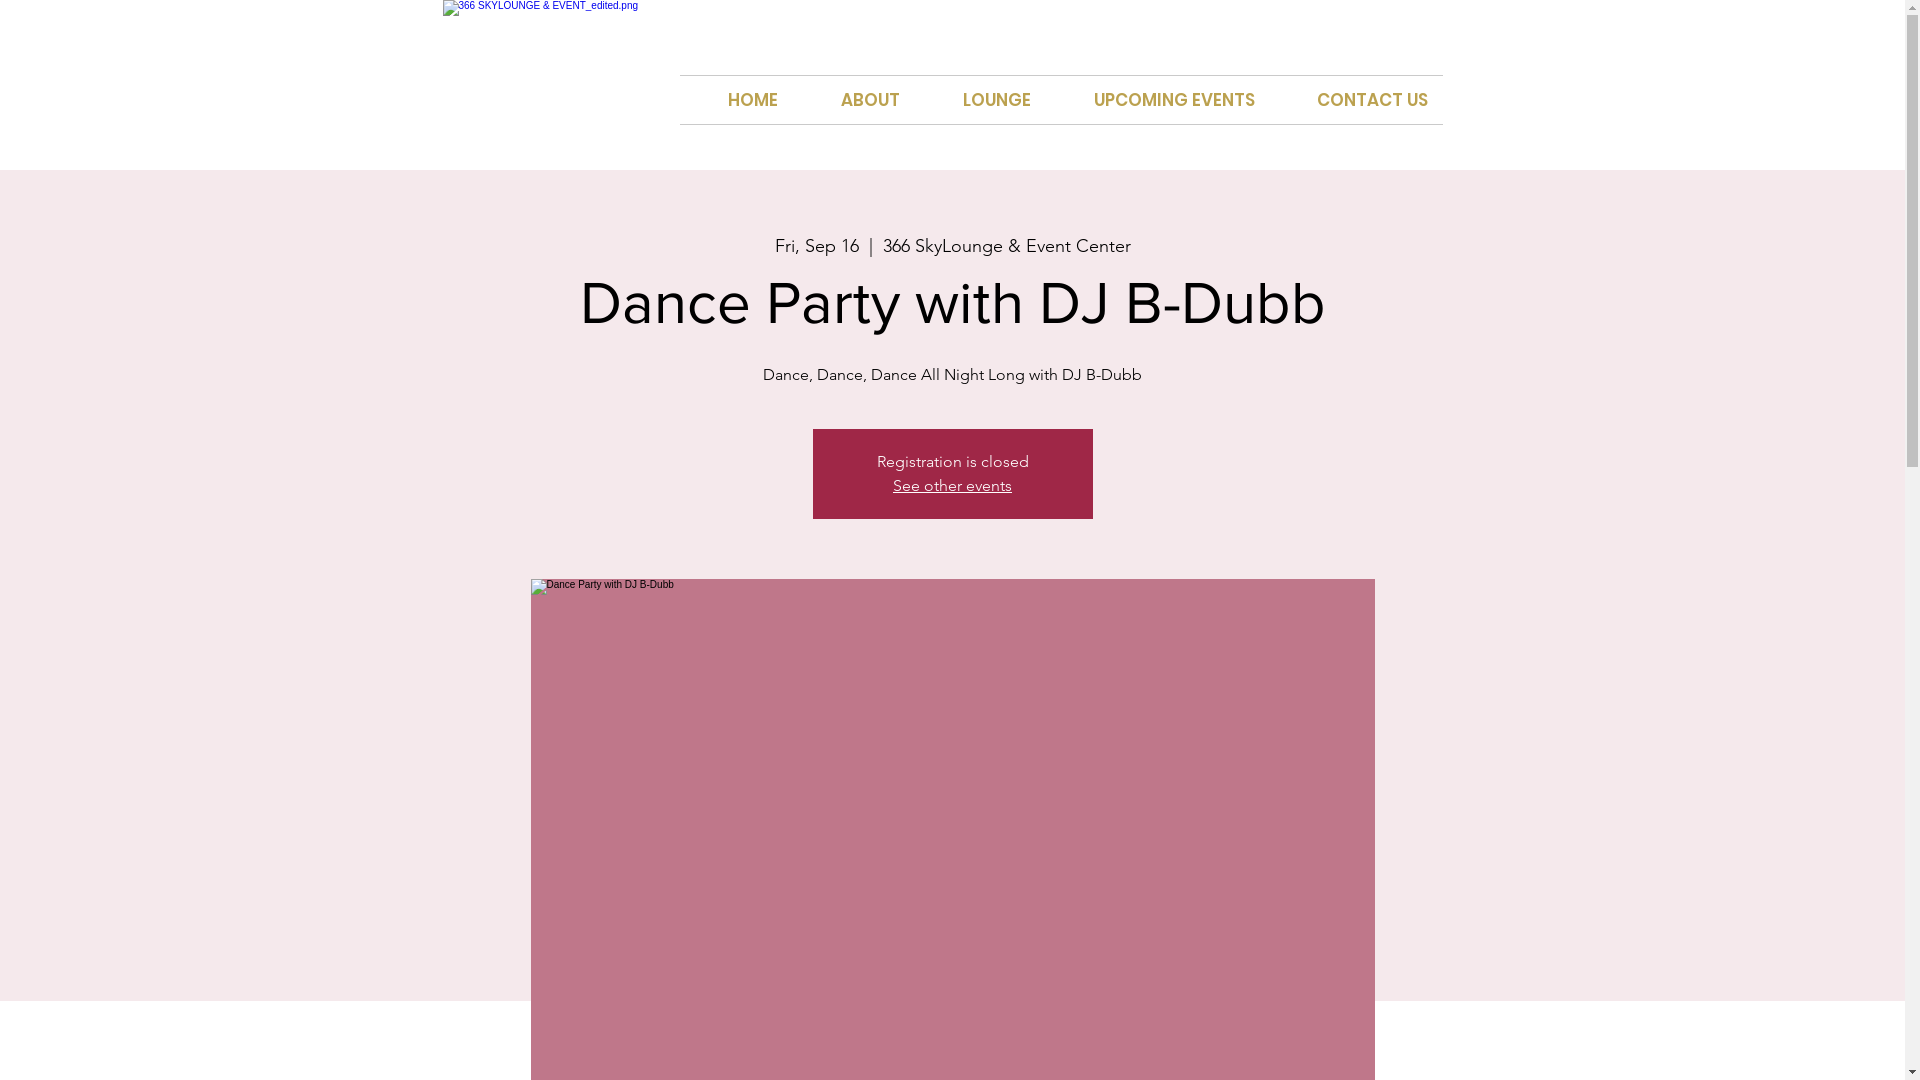 This screenshot has height=1080, width=1920. What do you see at coordinates (680, 100) in the screenshot?
I see `'HOME'` at bounding box center [680, 100].